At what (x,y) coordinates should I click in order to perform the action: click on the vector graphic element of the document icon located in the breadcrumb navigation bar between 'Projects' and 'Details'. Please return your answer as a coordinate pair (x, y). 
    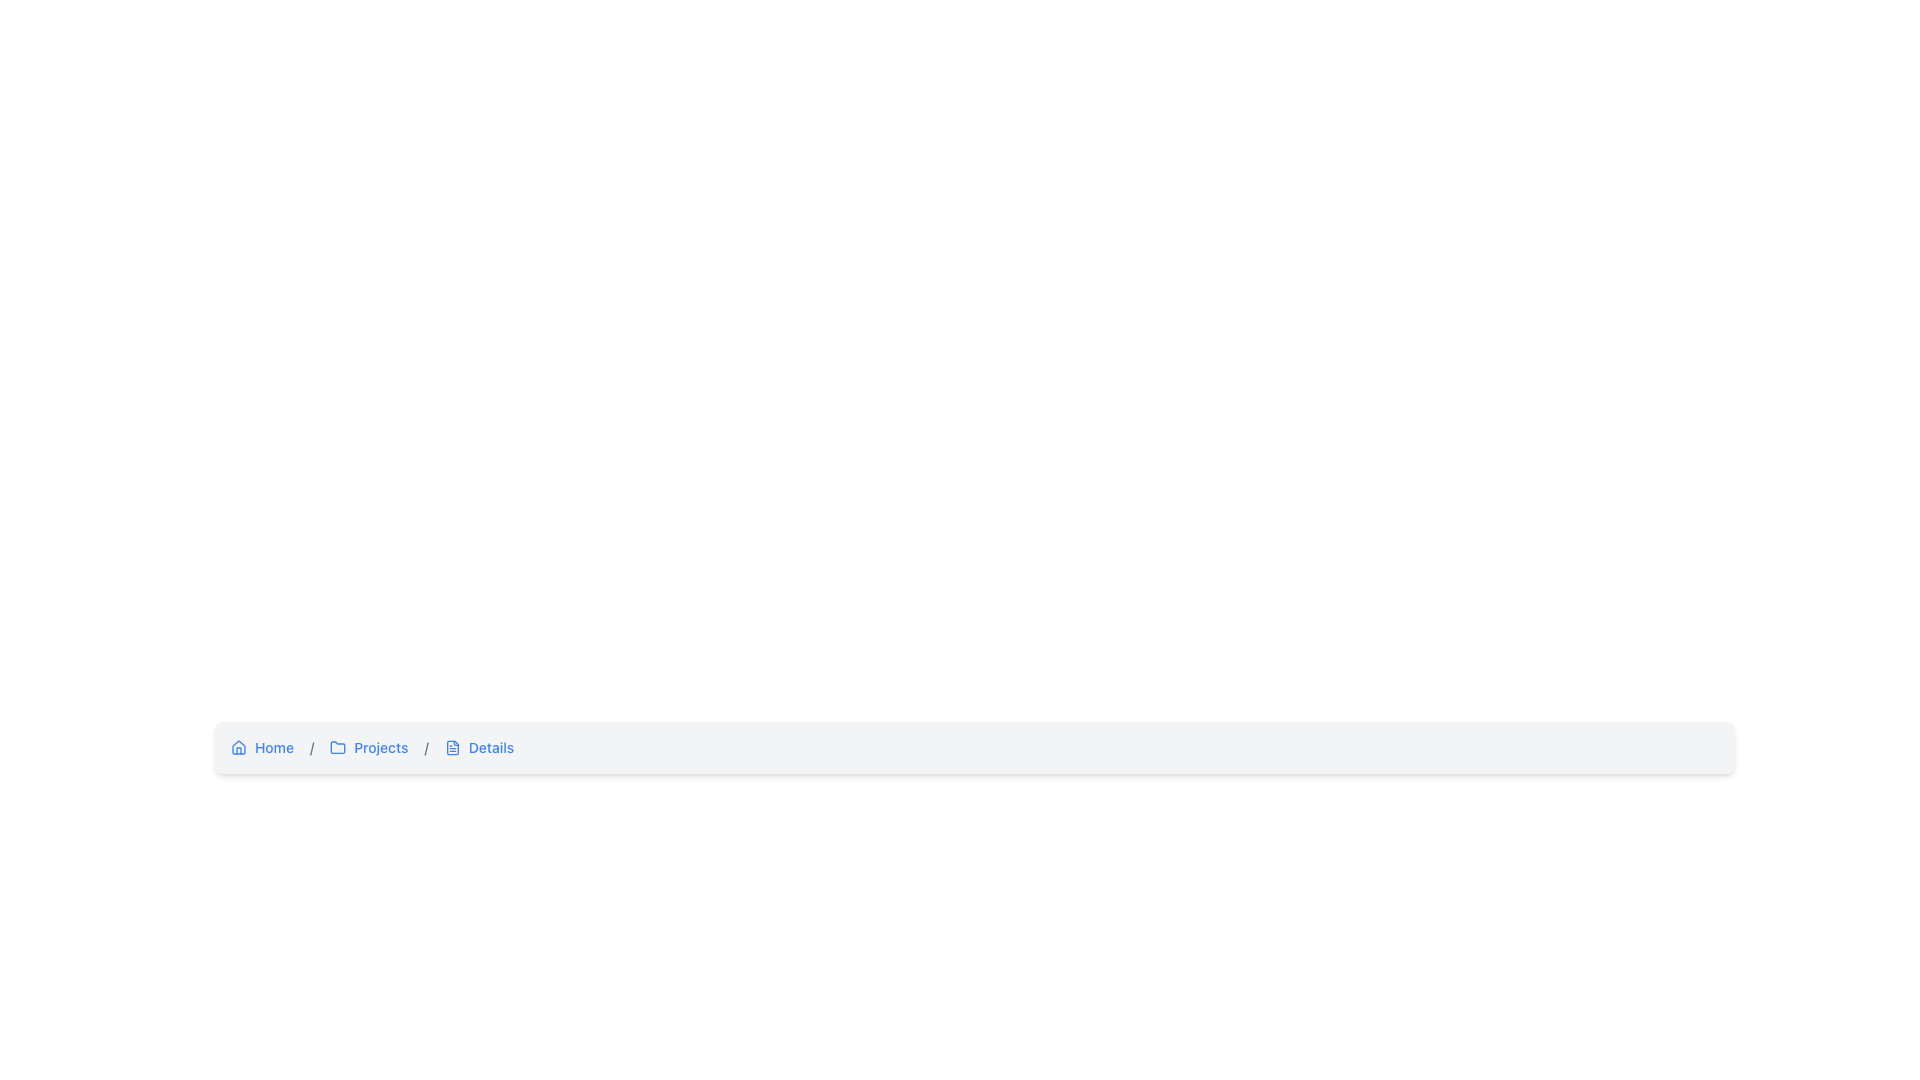
    Looking at the image, I should click on (451, 748).